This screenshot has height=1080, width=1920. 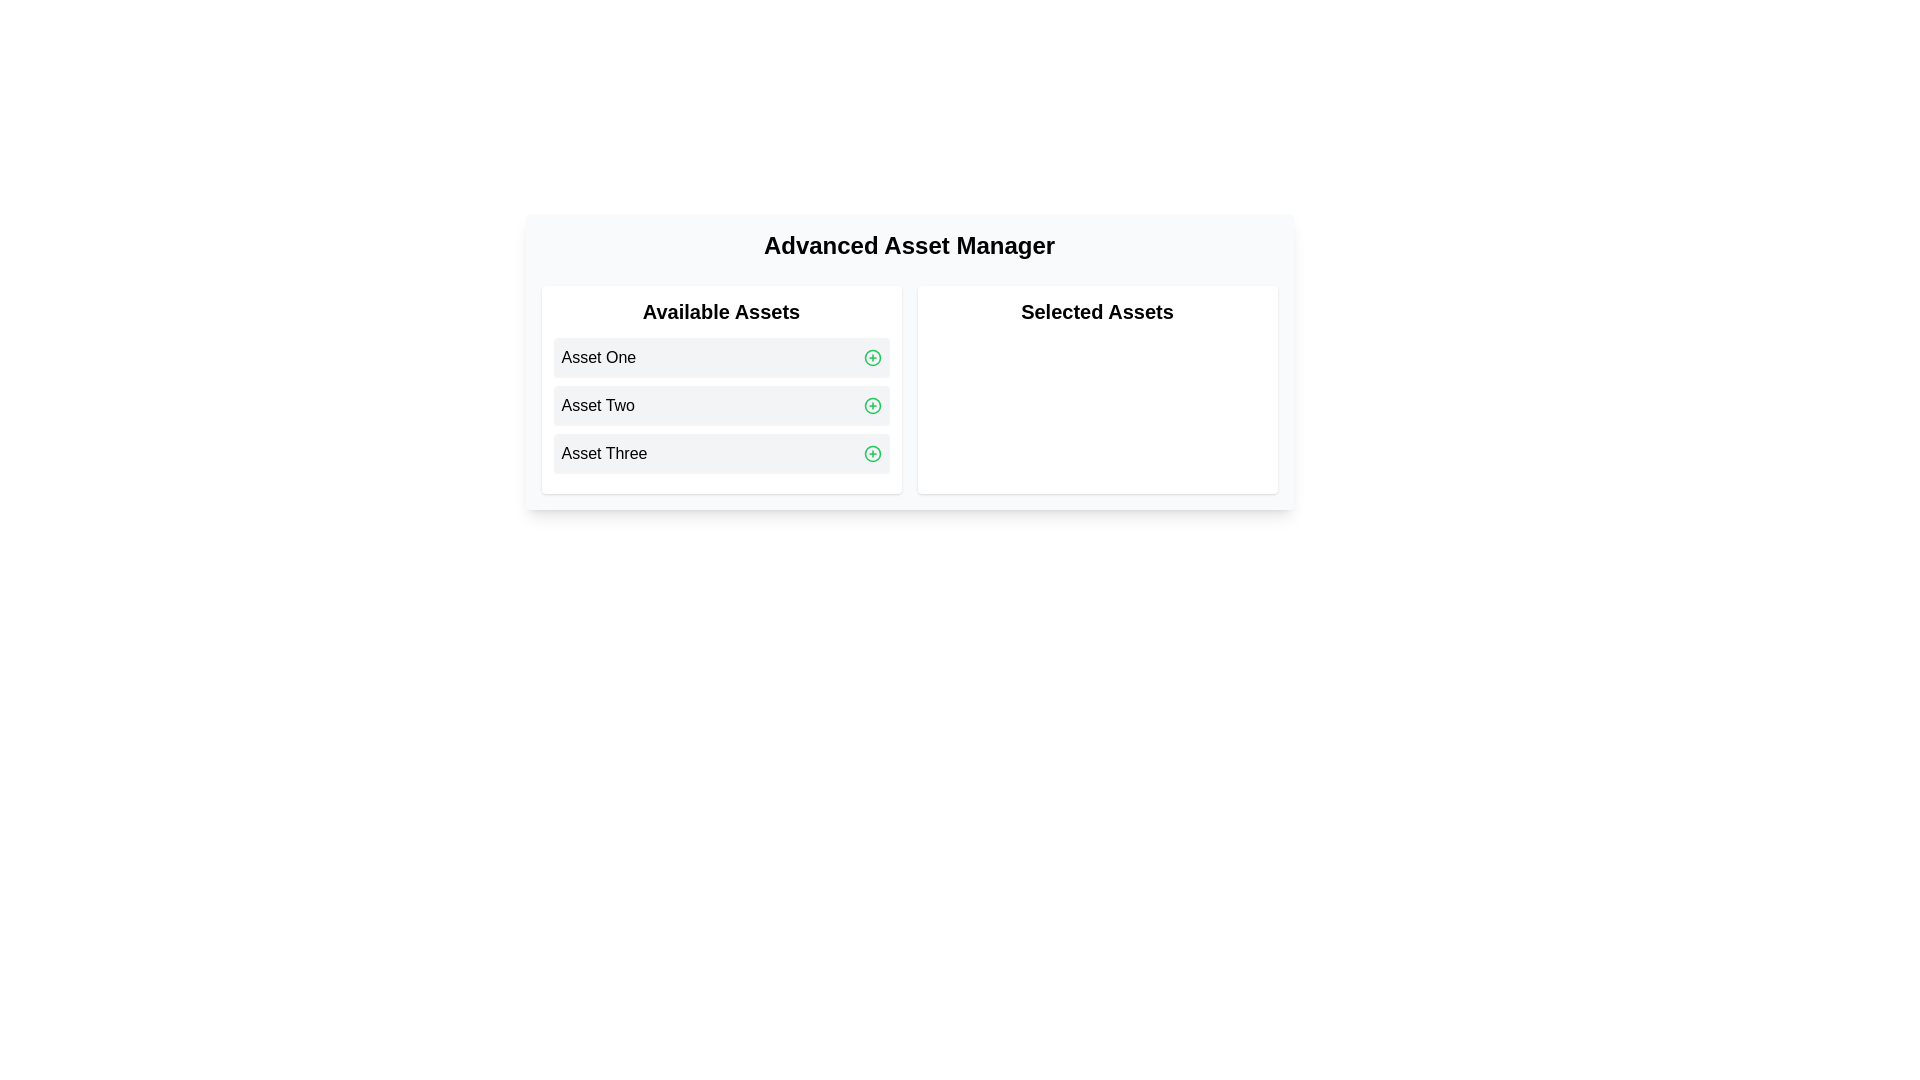 What do you see at coordinates (1096, 312) in the screenshot?
I see `the bold, black text label stating 'Selected Assets', which is prominently displayed at the top center of its white box` at bounding box center [1096, 312].